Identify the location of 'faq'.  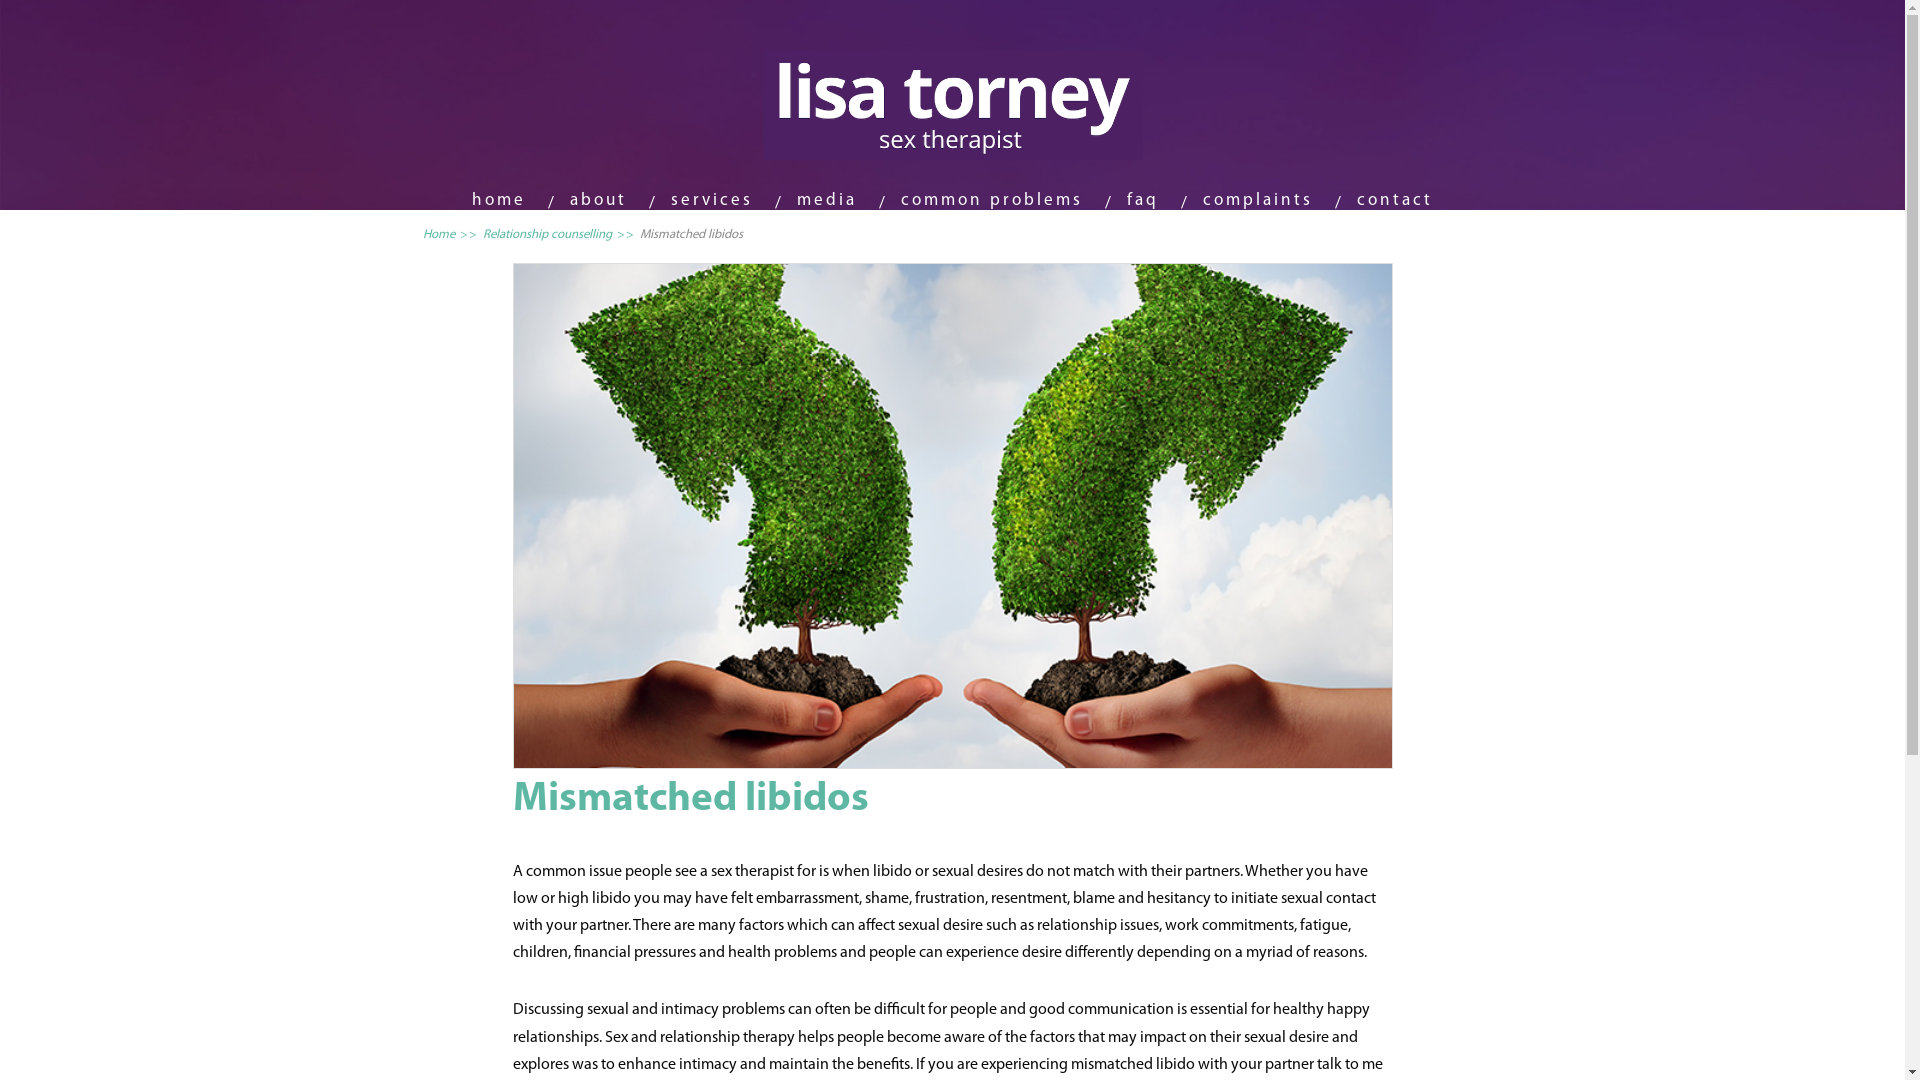
(1142, 200).